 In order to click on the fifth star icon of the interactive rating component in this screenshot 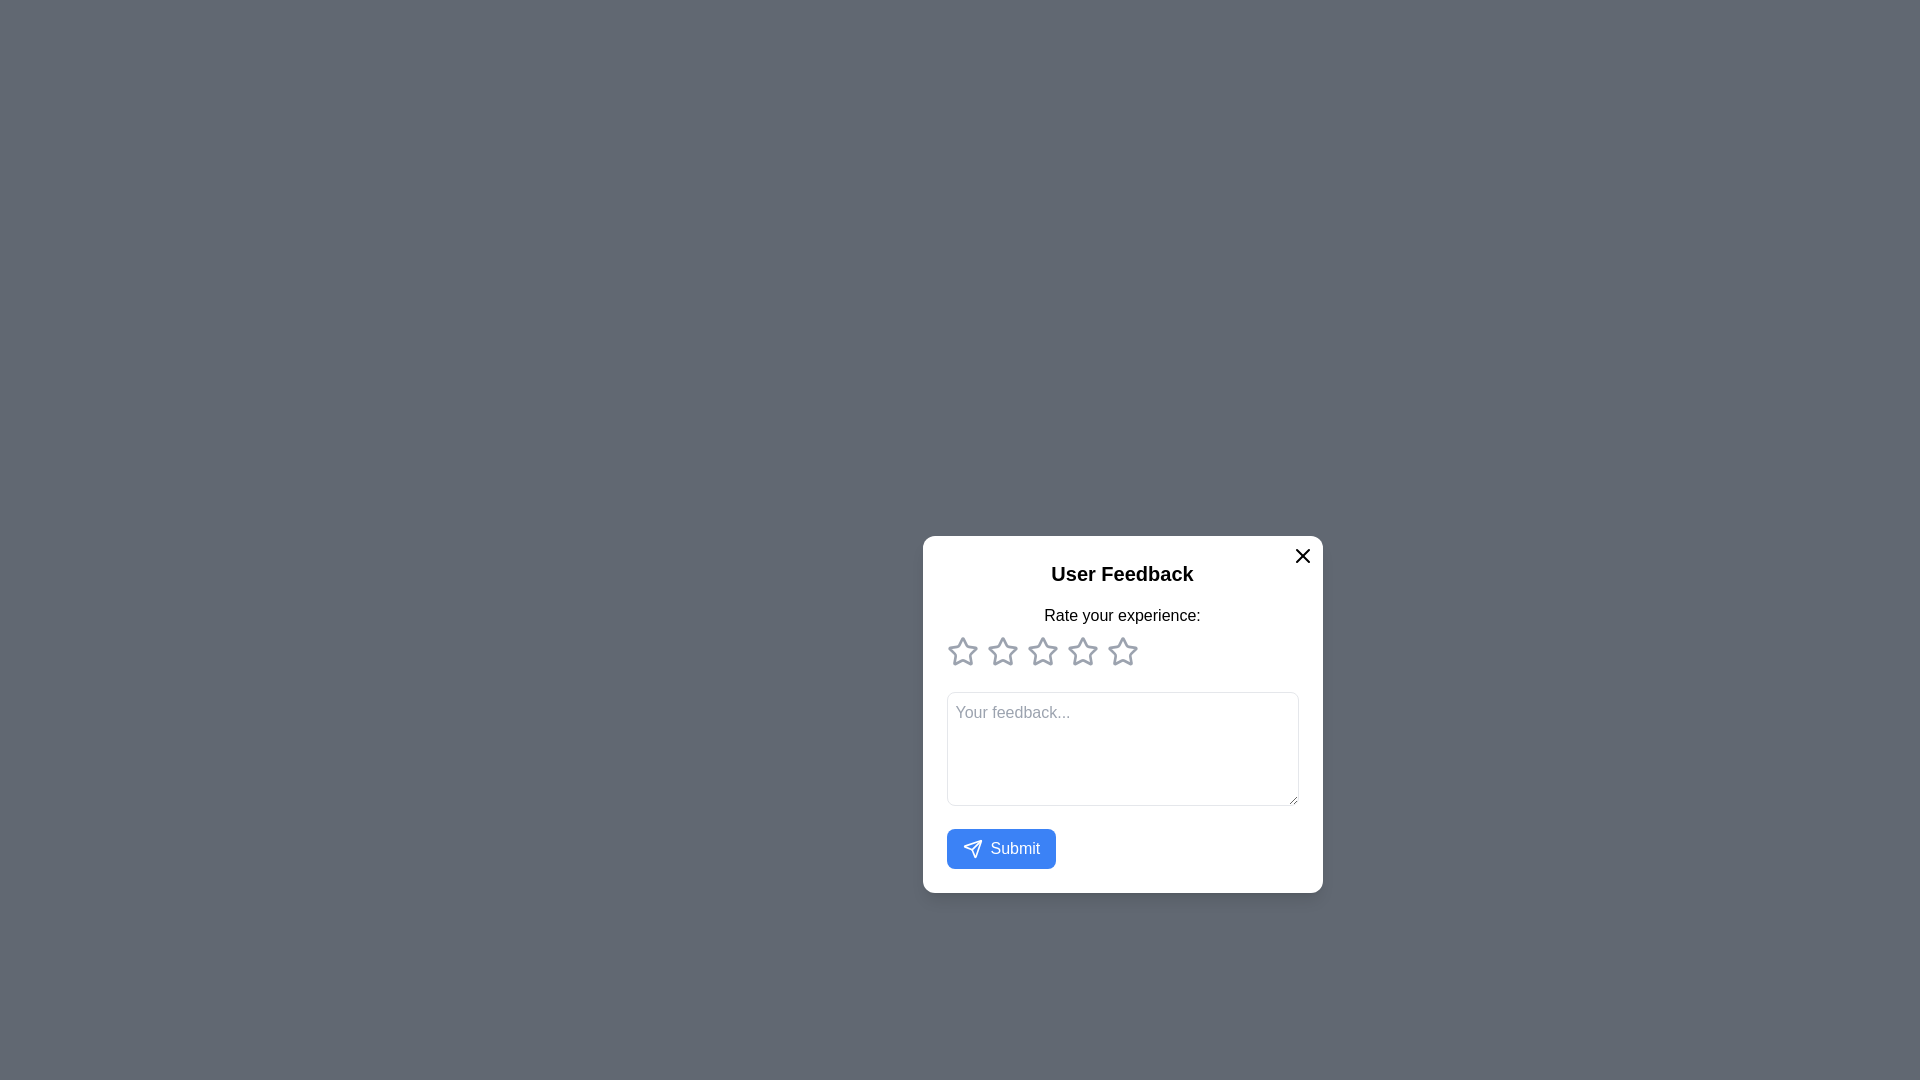, I will do `click(1122, 651)`.